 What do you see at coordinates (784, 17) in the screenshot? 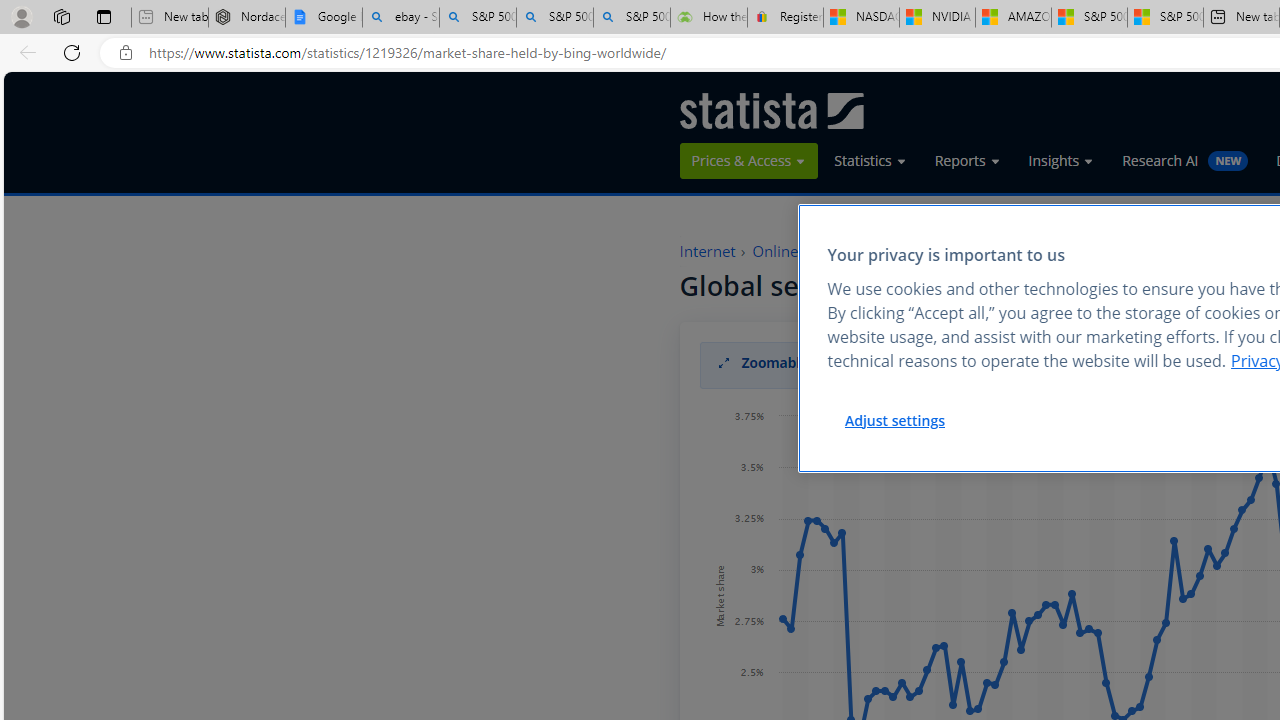
I see `'Register: Create a personal eBay account'` at bounding box center [784, 17].